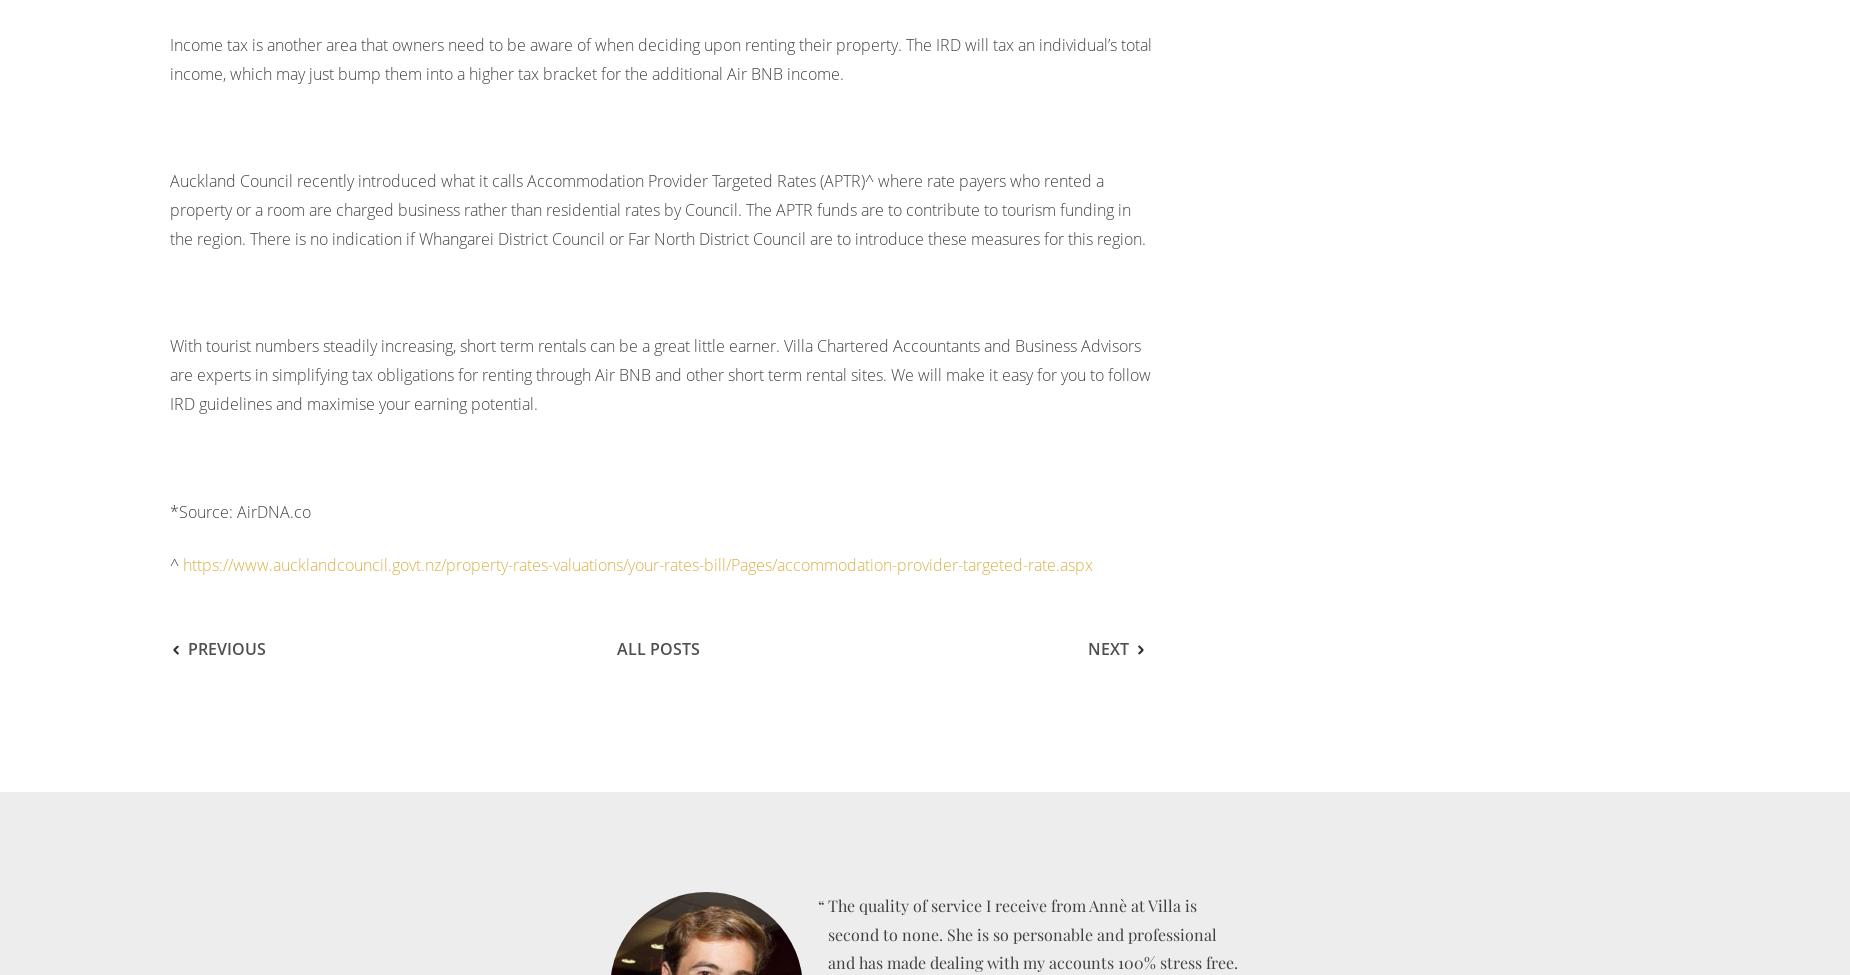 The width and height of the screenshot is (1850, 975). I want to click on 'https://www.aucklandcouncil.govt.nz/property-rates-valuations/your-rates-bill/Pages/accommodation-provider-targeted-rate.aspx', so click(638, 564).